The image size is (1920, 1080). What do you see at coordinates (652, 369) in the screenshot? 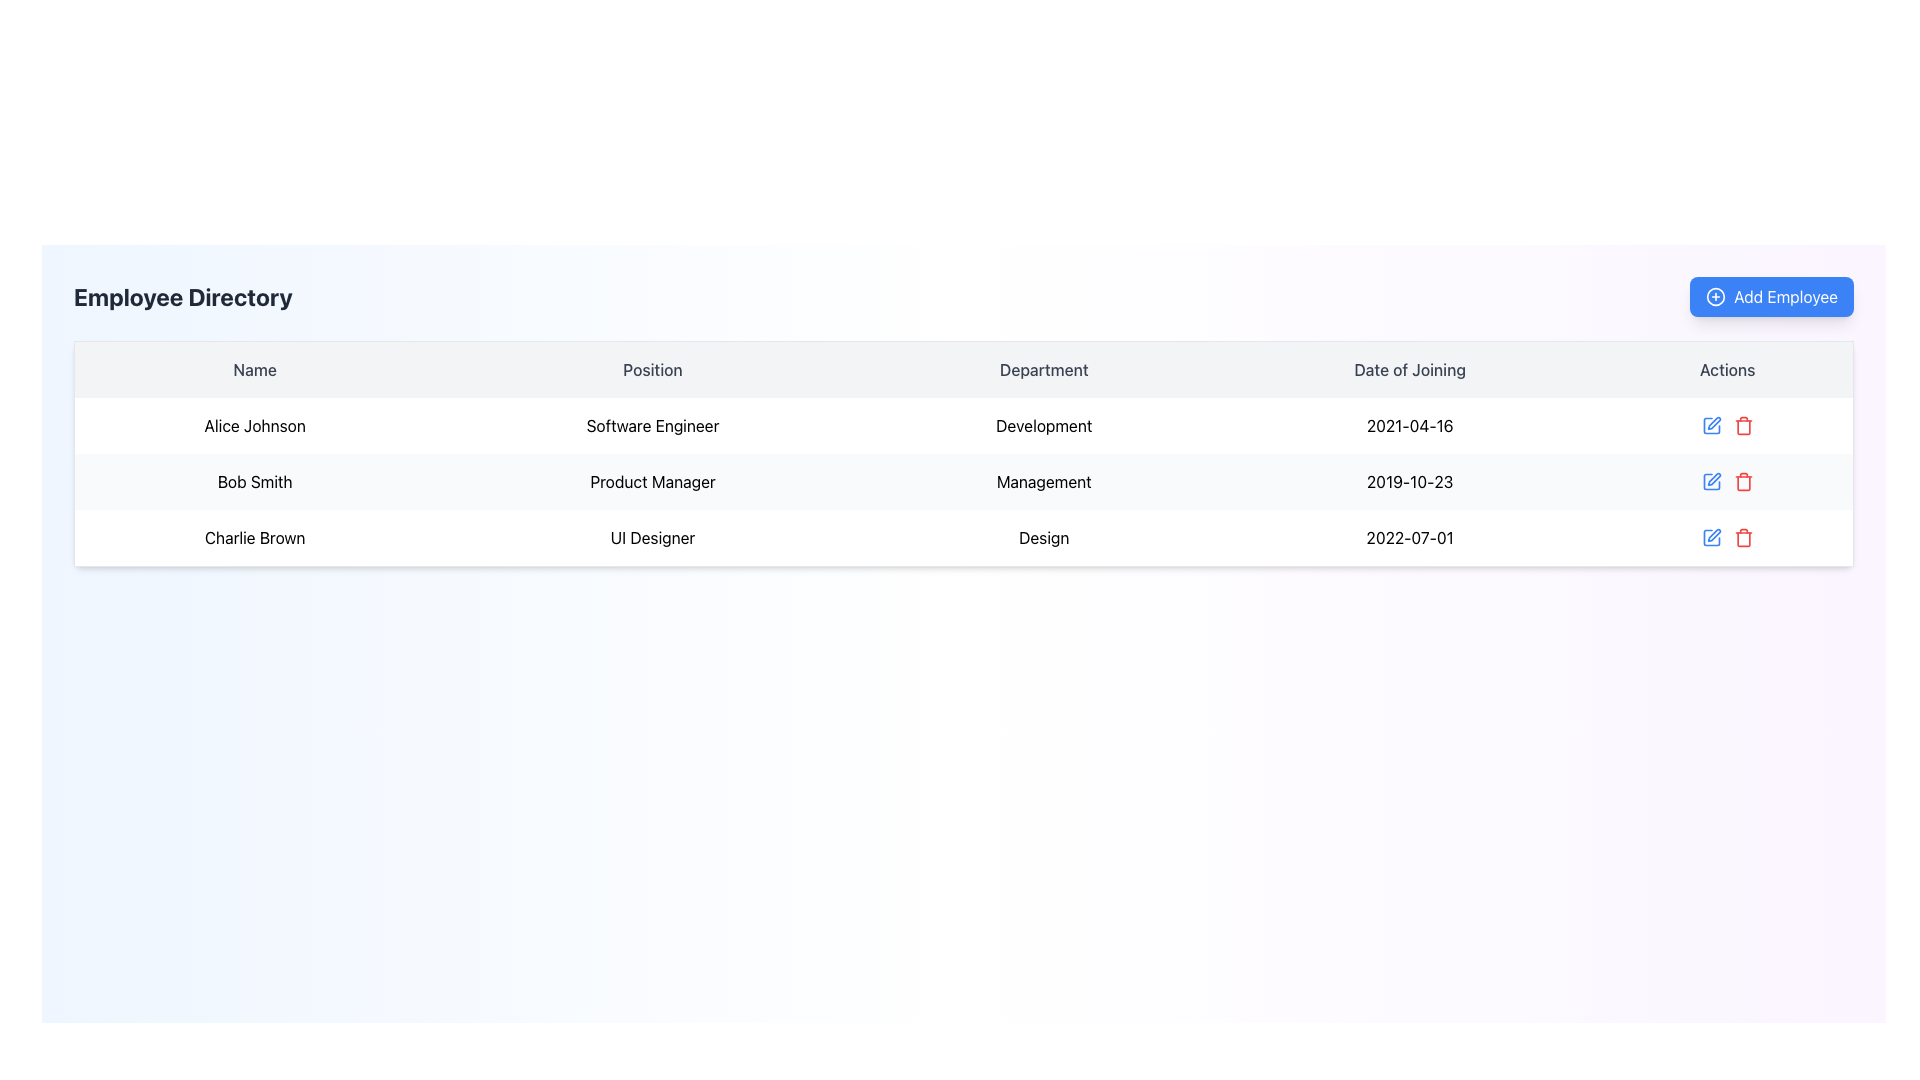
I see `the Table Header Cell displaying 'Position' in a medium-weight gray font, which is the second column header in the table, located between 'Name' and 'Department'` at bounding box center [652, 369].